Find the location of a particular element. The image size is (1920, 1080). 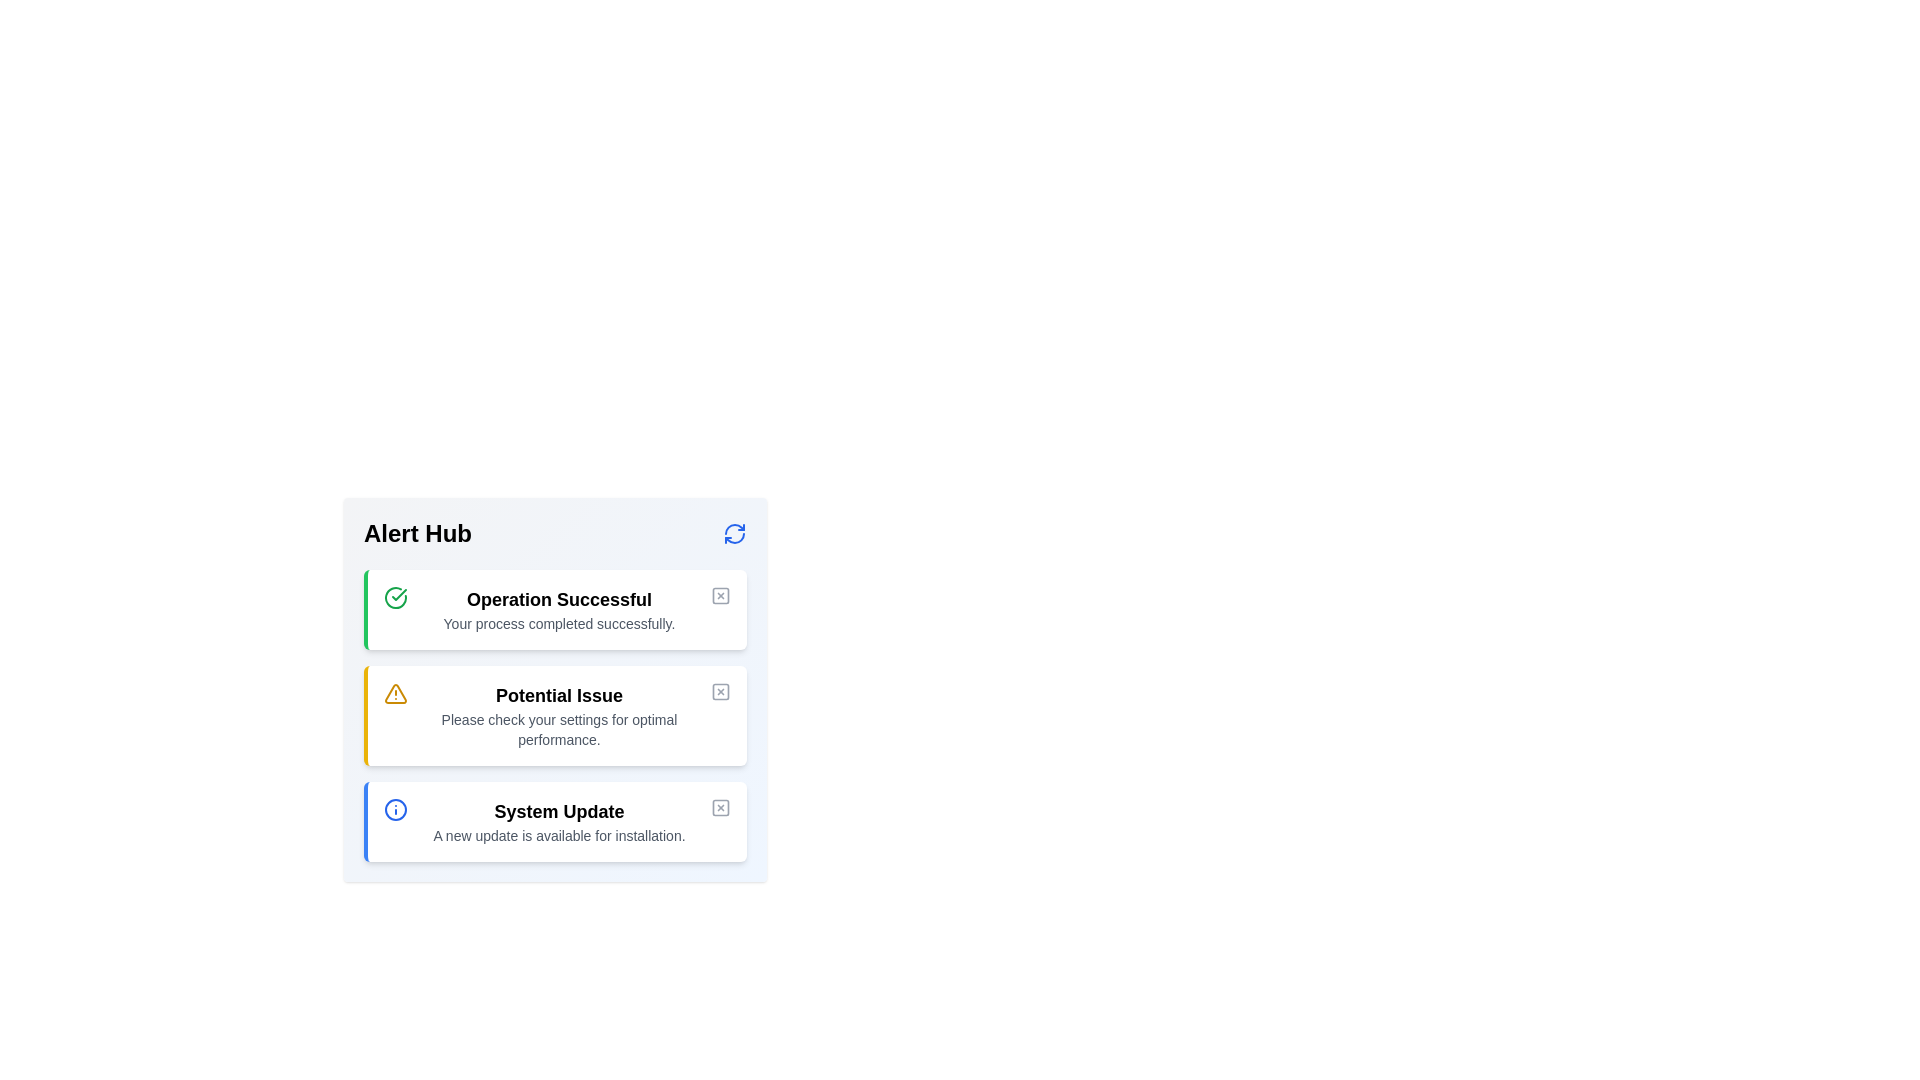

the yellow triangle-shaped warning icon with an exclamation mark located to the left of the text 'Potential Issue' in the second alert box of the Alert Hub section is located at coordinates (395, 693).